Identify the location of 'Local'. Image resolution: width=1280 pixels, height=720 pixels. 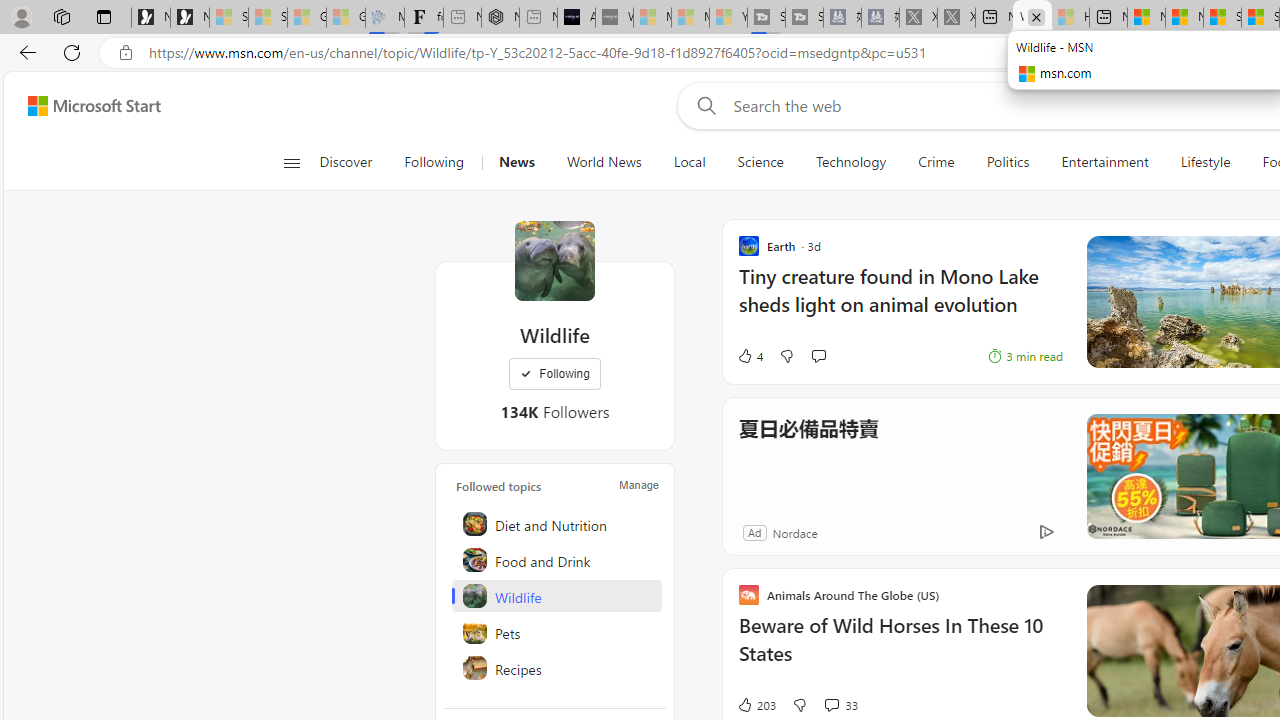
(689, 162).